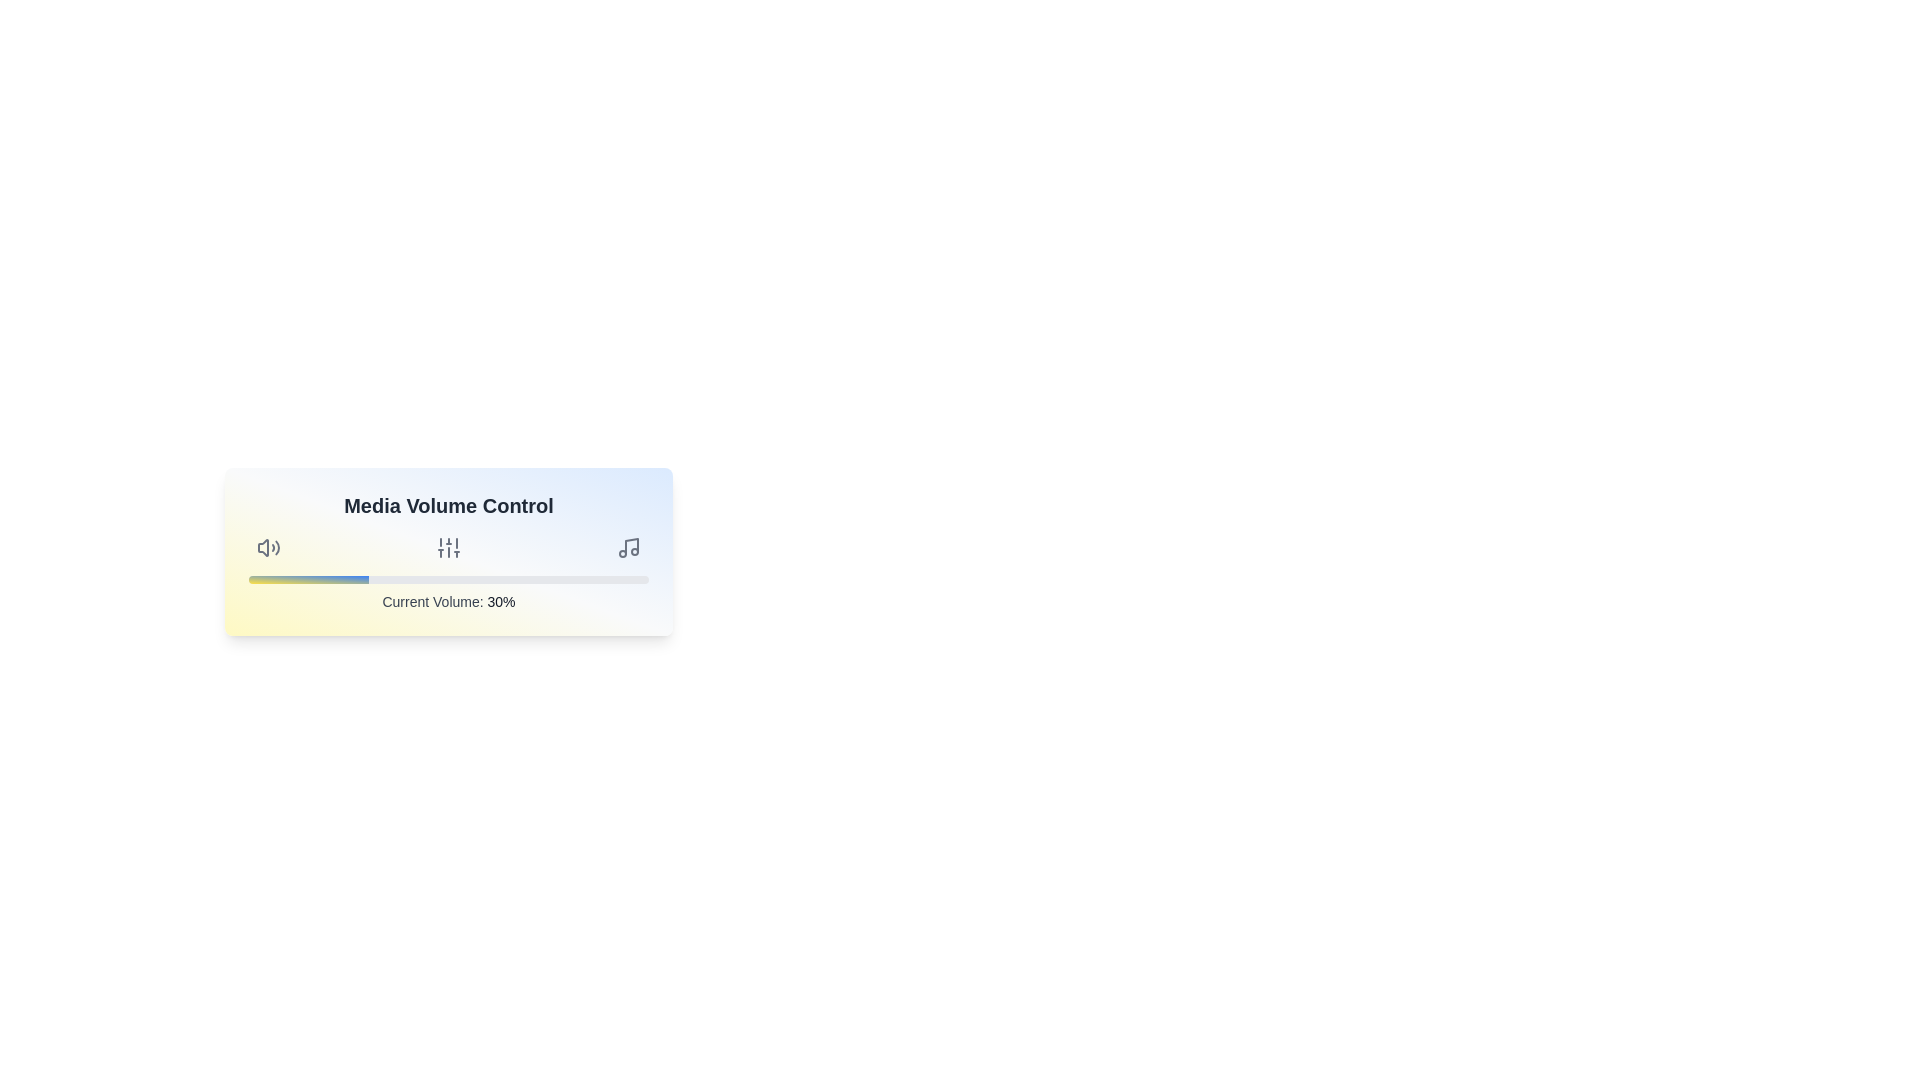 The width and height of the screenshot is (1920, 1080). Describe the element at coordinates (521, 579) in the screenshot. I see `the volume` at that location.